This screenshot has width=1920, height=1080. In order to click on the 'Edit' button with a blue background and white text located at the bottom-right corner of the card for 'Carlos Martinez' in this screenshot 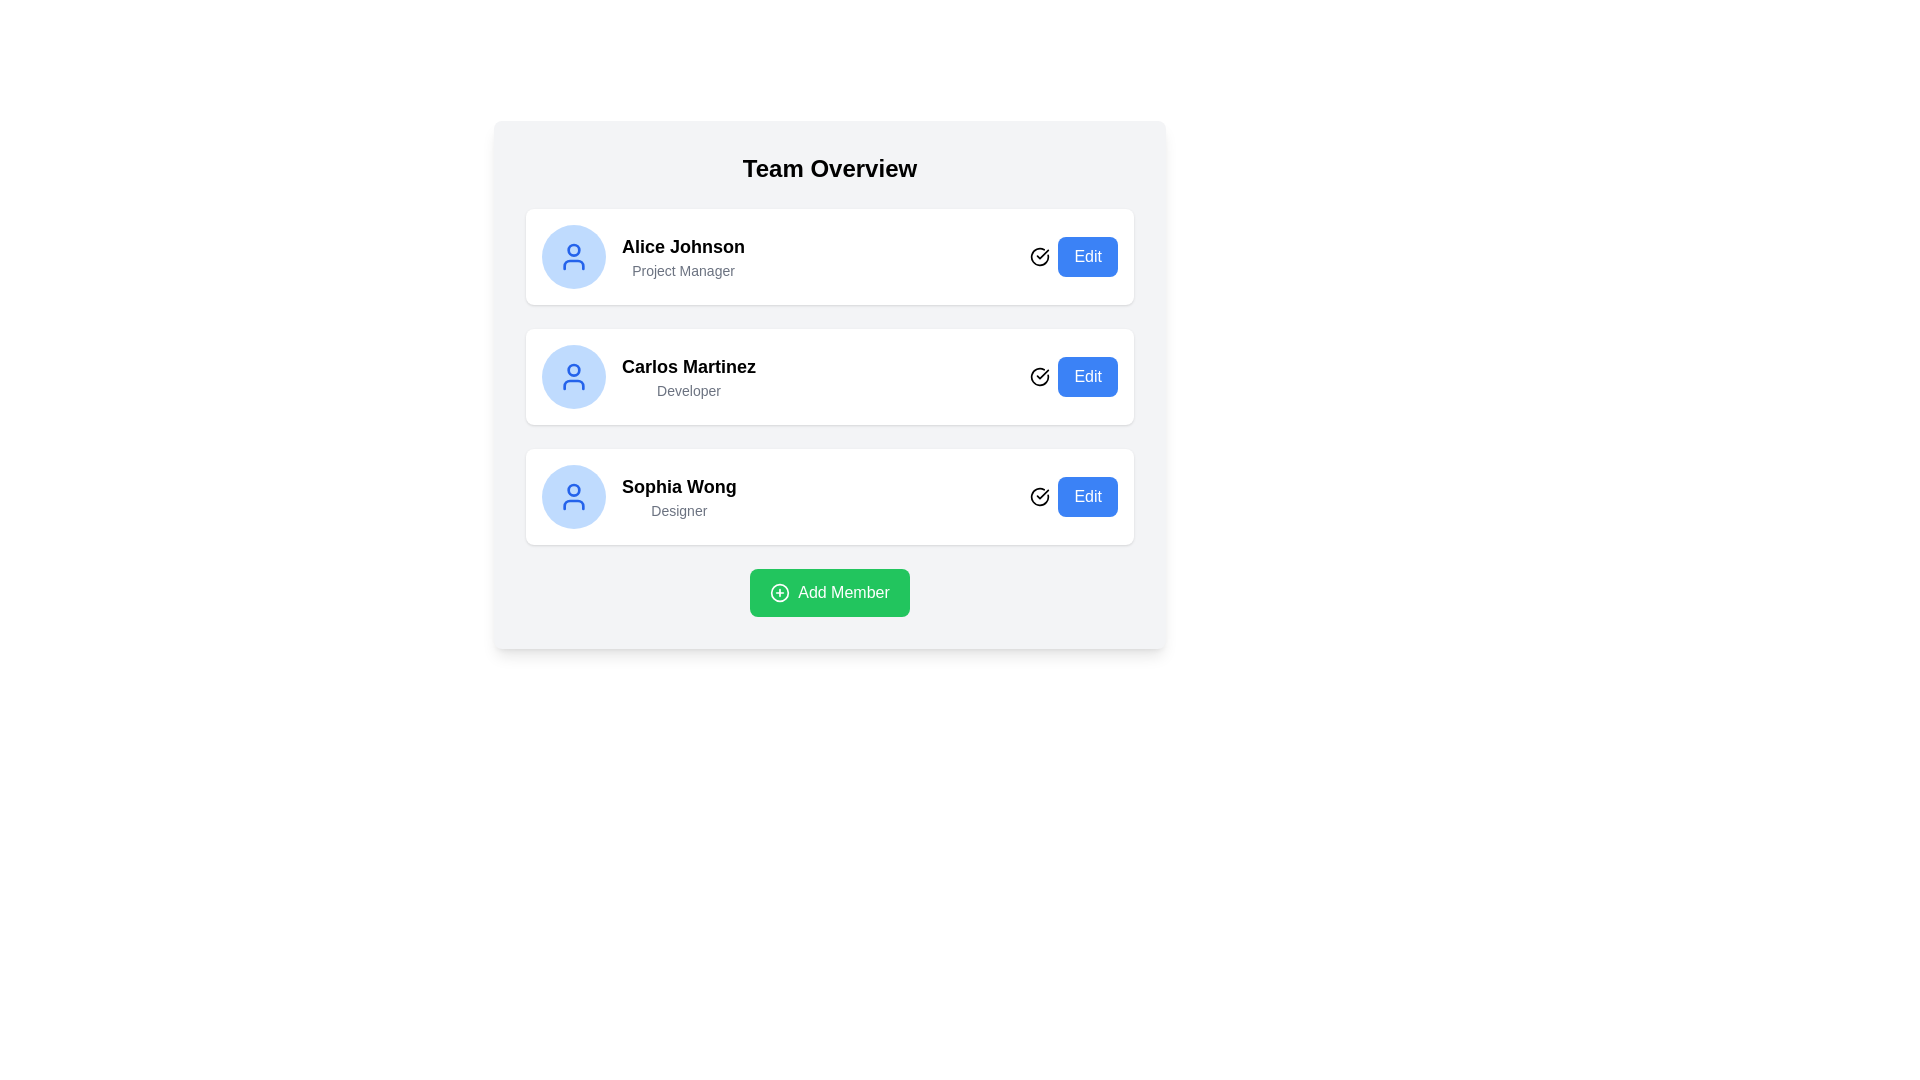, I will do `click(1073, 377)`.